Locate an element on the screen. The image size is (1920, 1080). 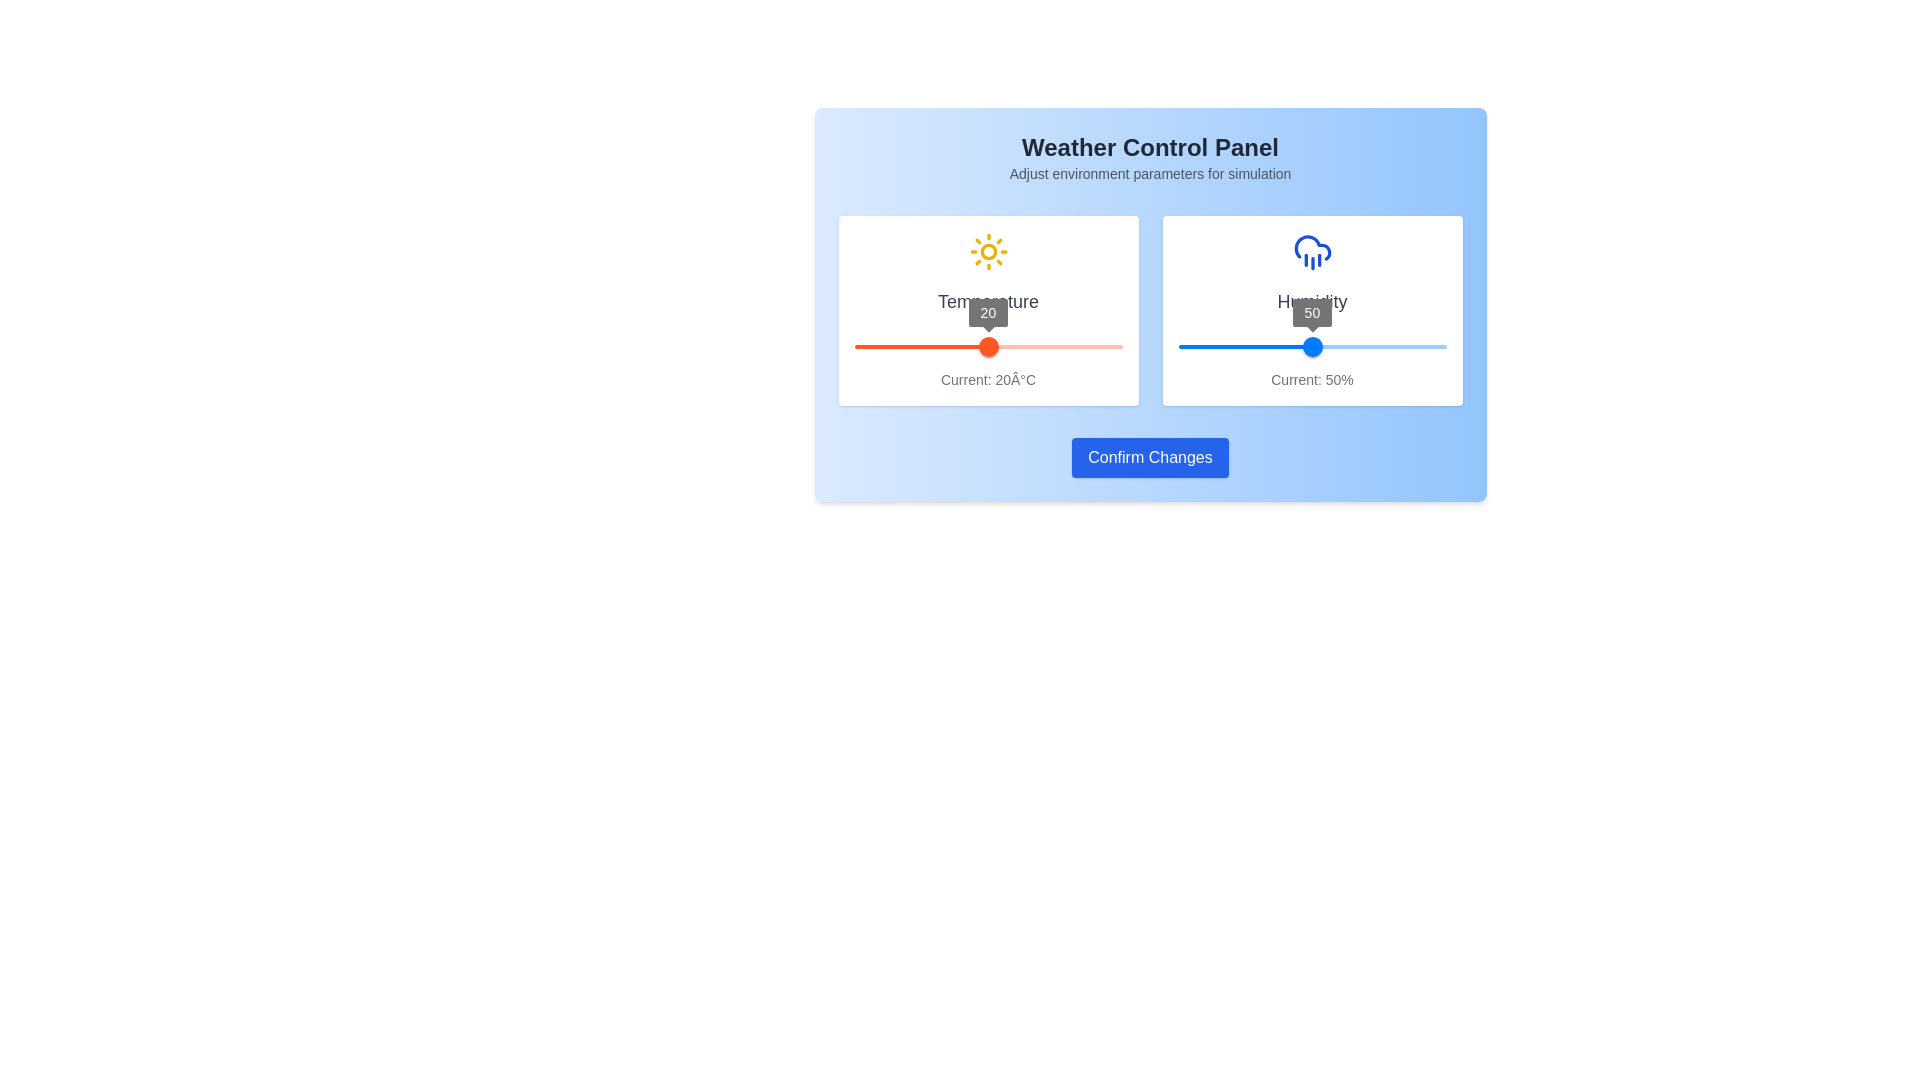
the text label that reads 'Adjust environment parameters for simulation', located below the 'Weather Control Panel' header is located at coordinates (1150, 172).